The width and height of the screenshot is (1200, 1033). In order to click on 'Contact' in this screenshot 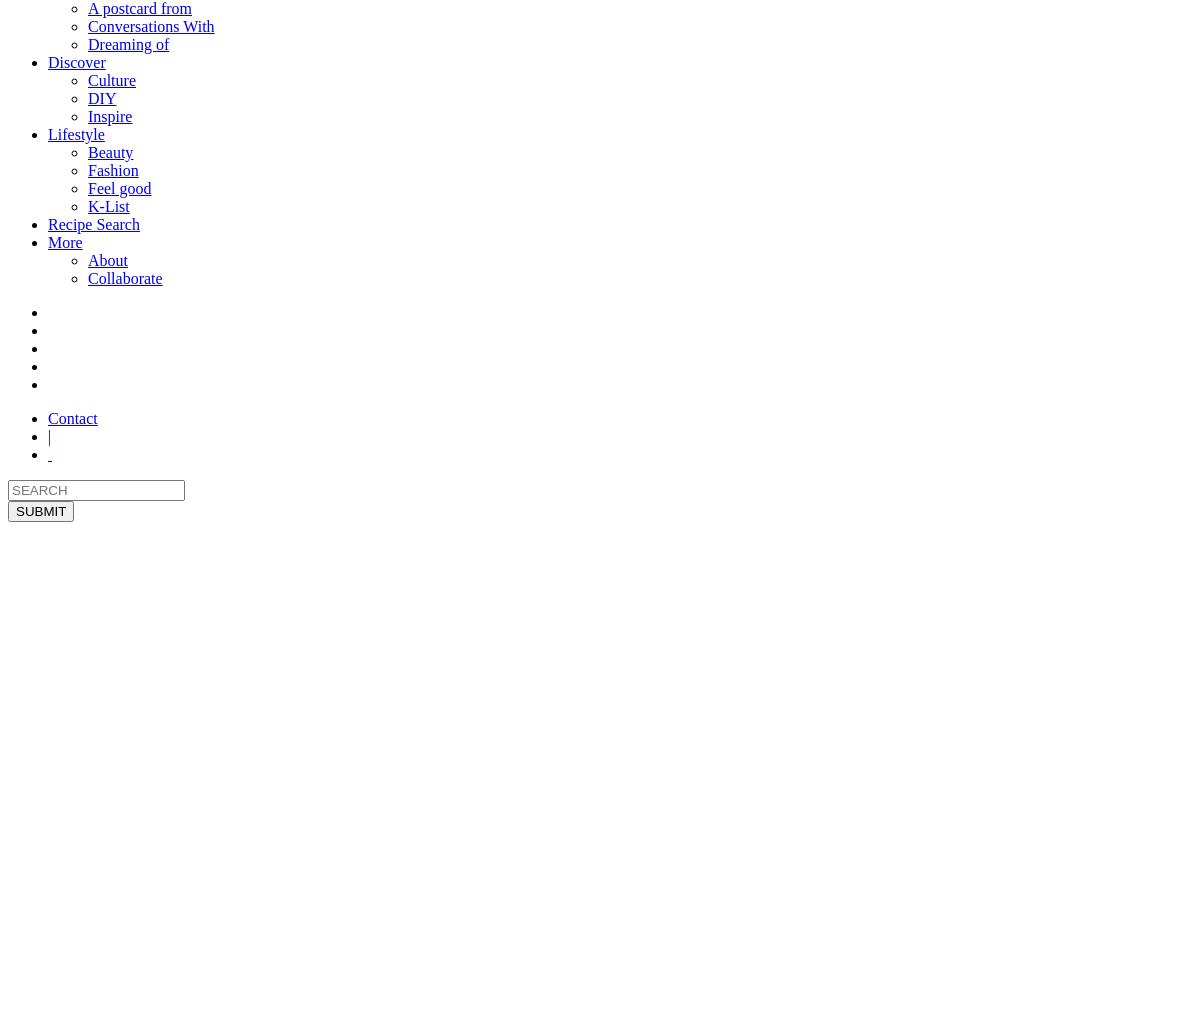, I will do `click(72, 418)`.